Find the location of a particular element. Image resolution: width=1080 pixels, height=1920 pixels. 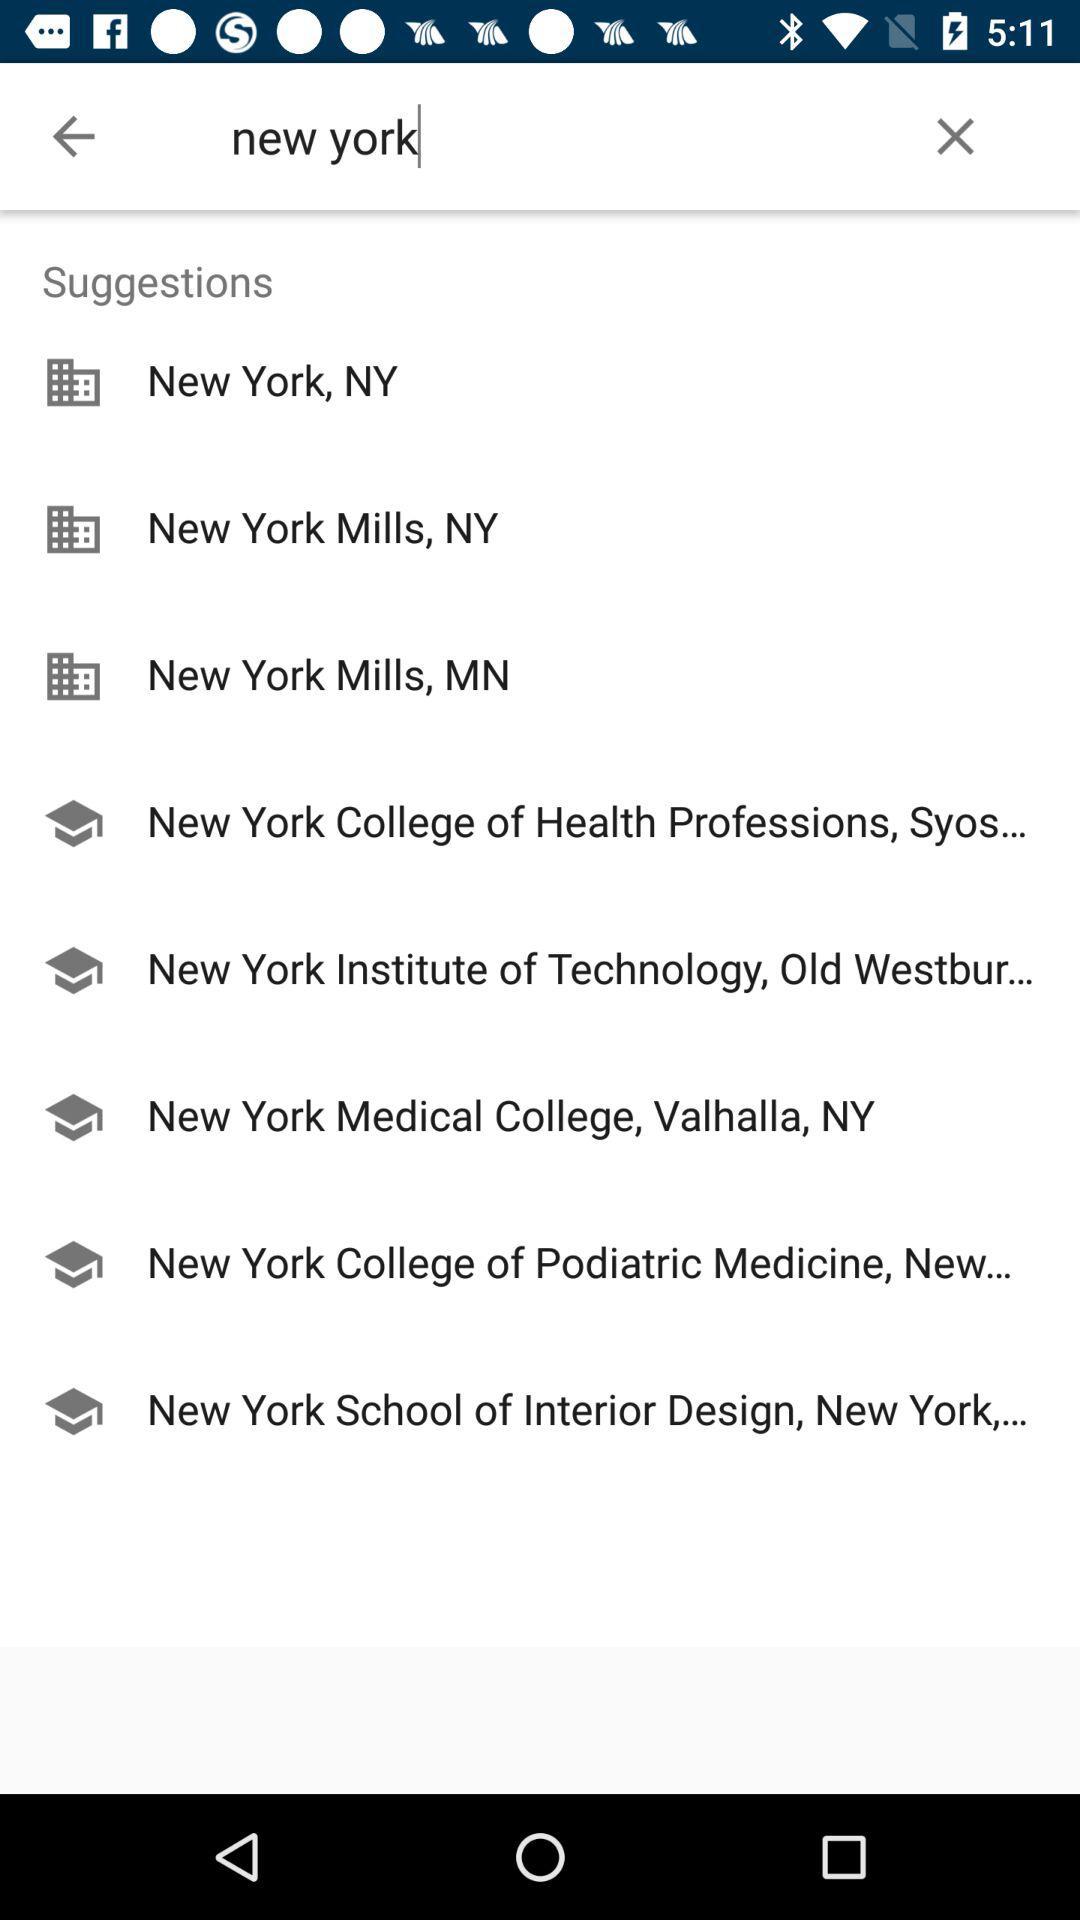

the item to the right of the new york is located at coordinates (954, 135).